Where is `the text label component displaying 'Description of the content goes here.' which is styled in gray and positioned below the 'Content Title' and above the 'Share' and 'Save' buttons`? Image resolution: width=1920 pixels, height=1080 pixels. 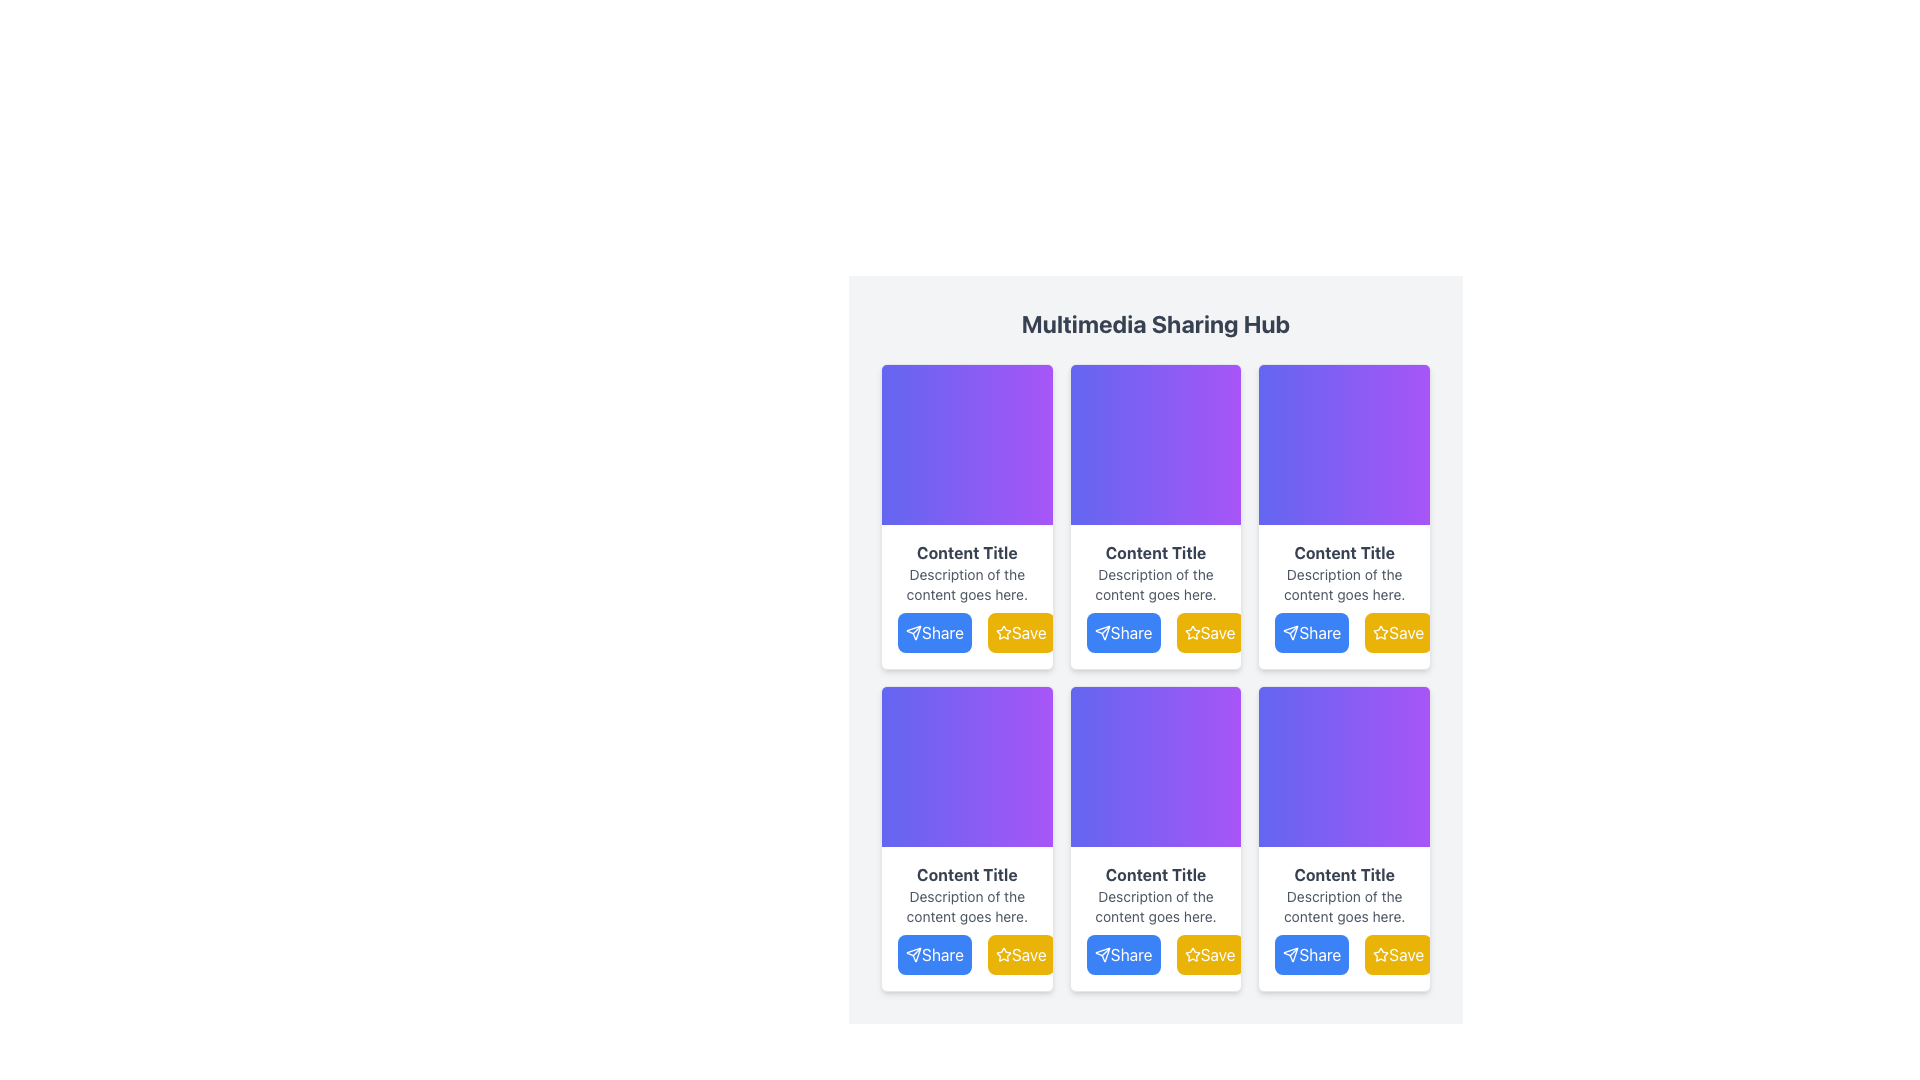
the text label component displaying 'Description of the content goes here.' which is styled in gray and positioned below the 'Content Title' and above the 'Share' and 'Save' buttons is located at coordinates (967, 585).